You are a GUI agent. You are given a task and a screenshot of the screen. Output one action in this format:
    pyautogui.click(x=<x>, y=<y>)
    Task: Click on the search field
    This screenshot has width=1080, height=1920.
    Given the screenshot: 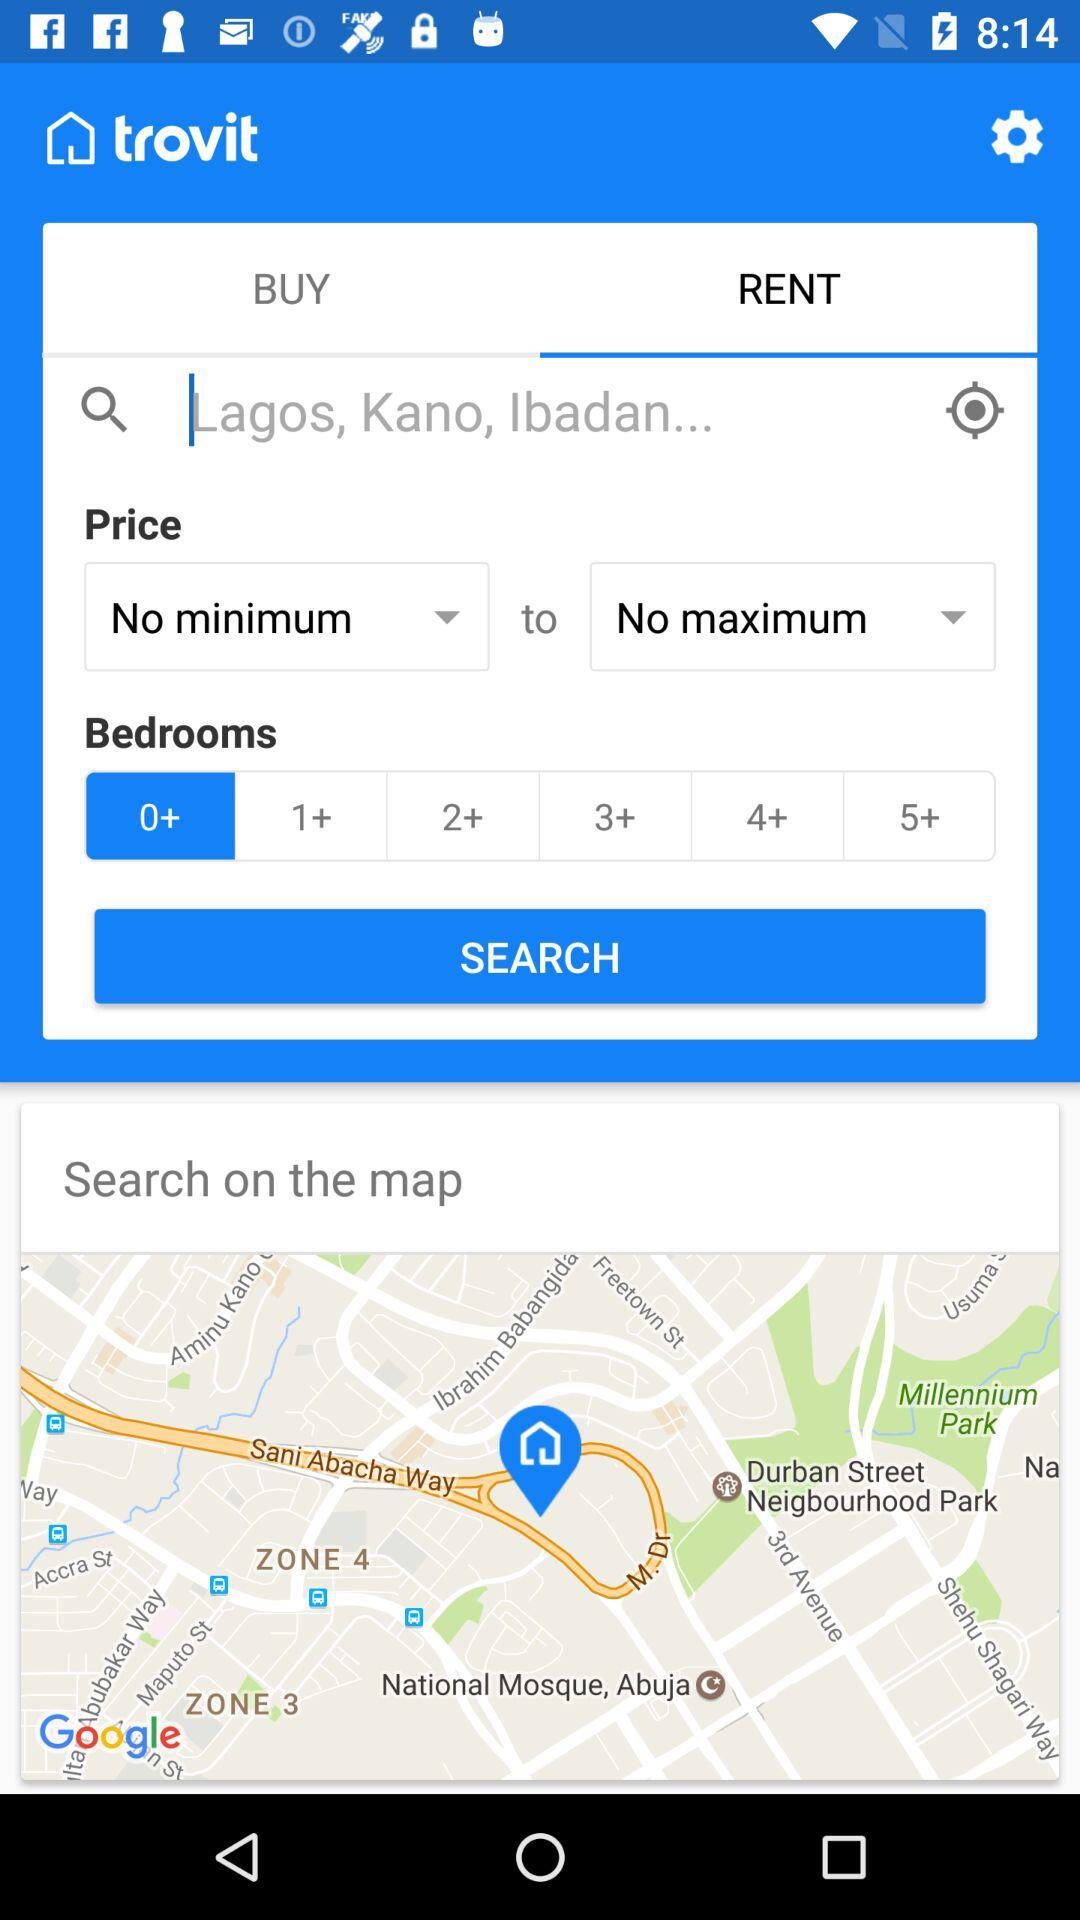 What is the action you would take?
    pyautogui.click(x=555, y=409)
    